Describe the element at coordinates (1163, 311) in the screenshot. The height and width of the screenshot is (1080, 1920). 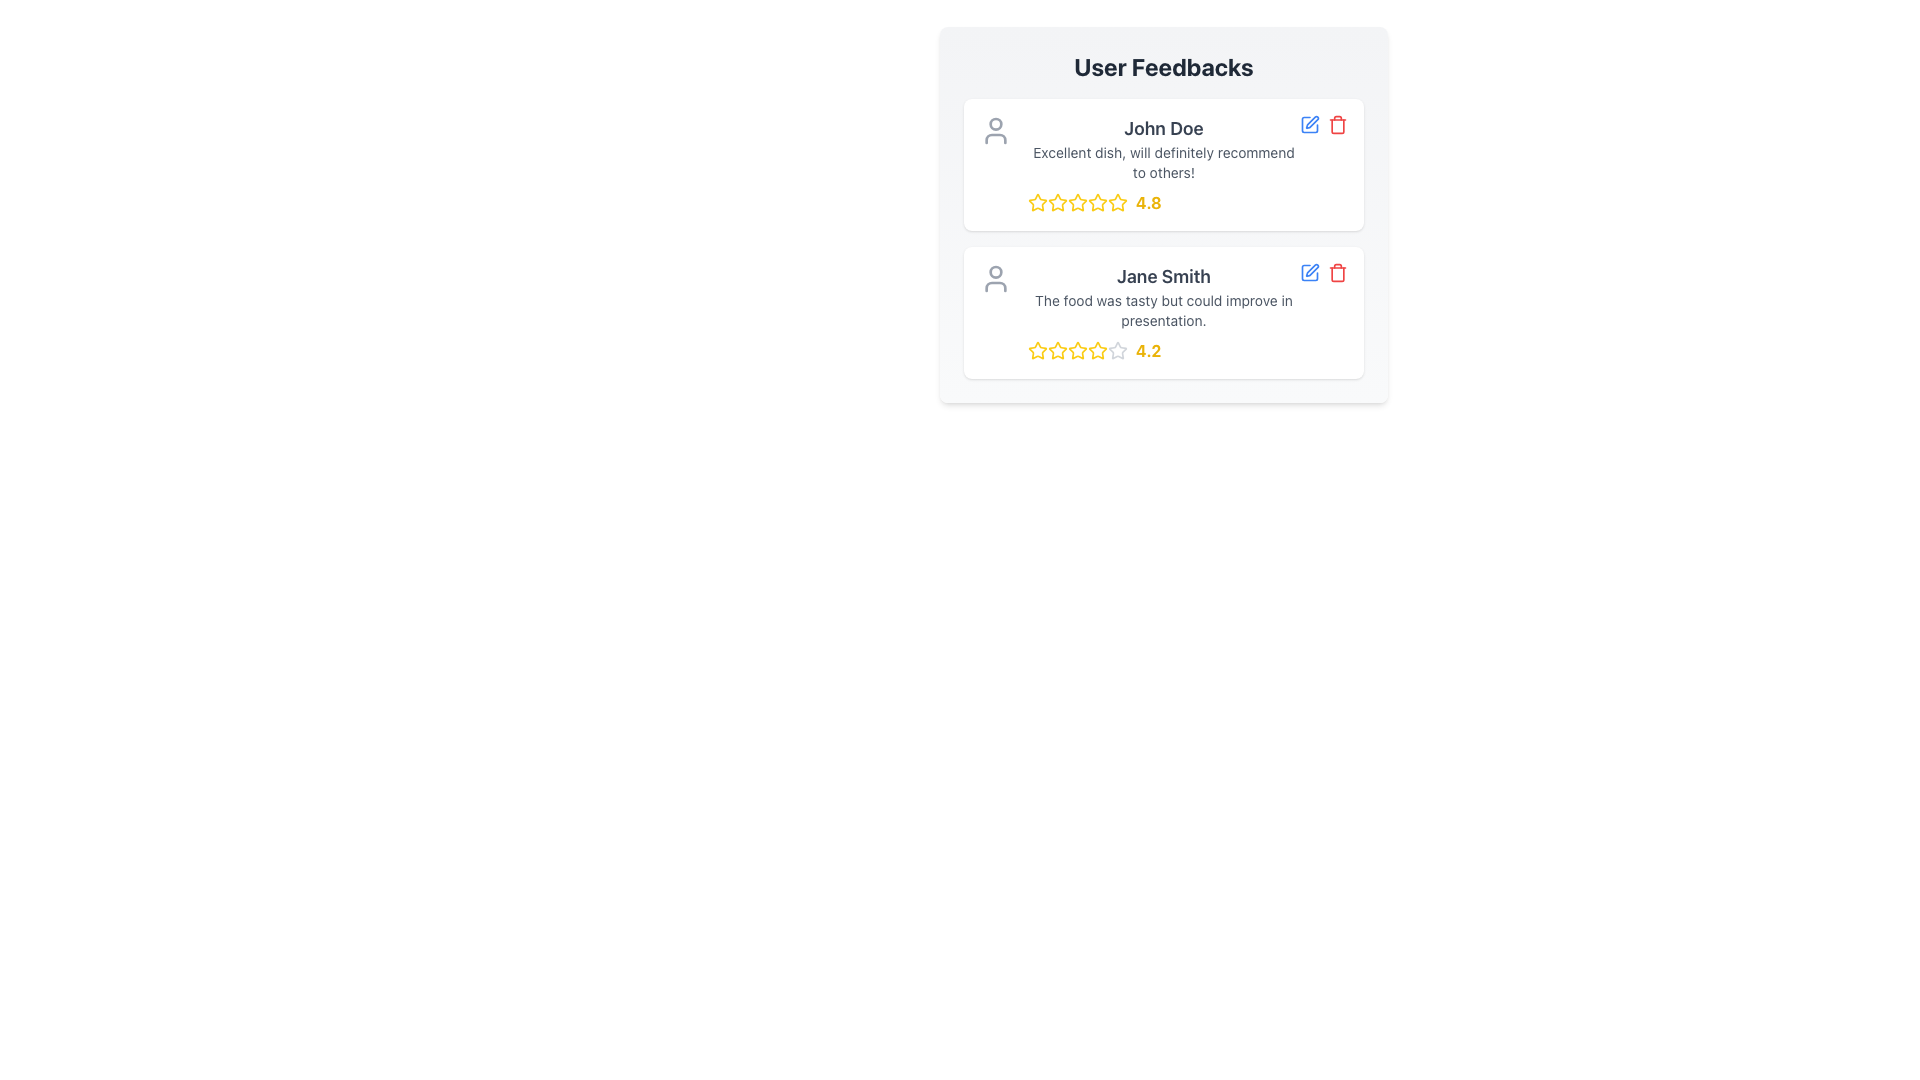
I see `the Text Label displaying user feedback for 'Jane Smith' located in the 'User Feedbacks' section` at that location.